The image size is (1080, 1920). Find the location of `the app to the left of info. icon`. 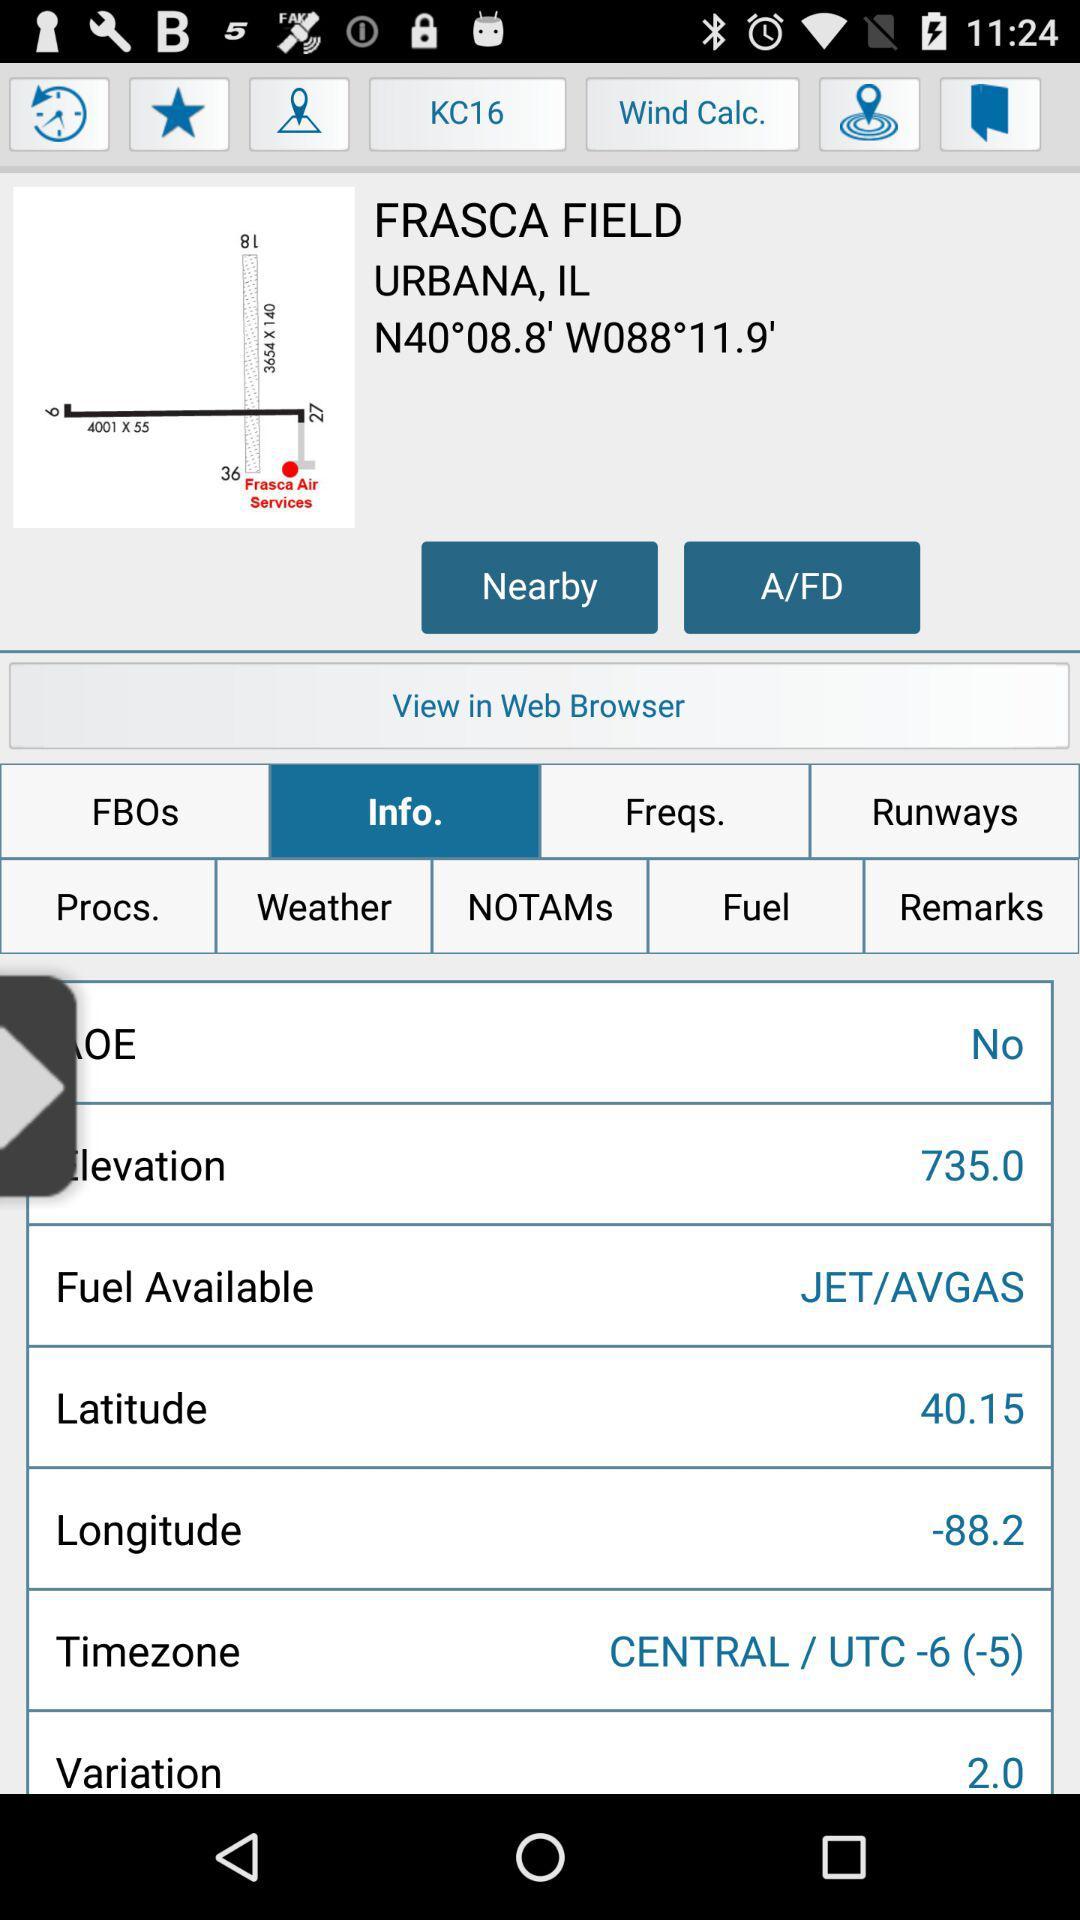

the app to the left of info. icon is located at coordinates (135, 811).